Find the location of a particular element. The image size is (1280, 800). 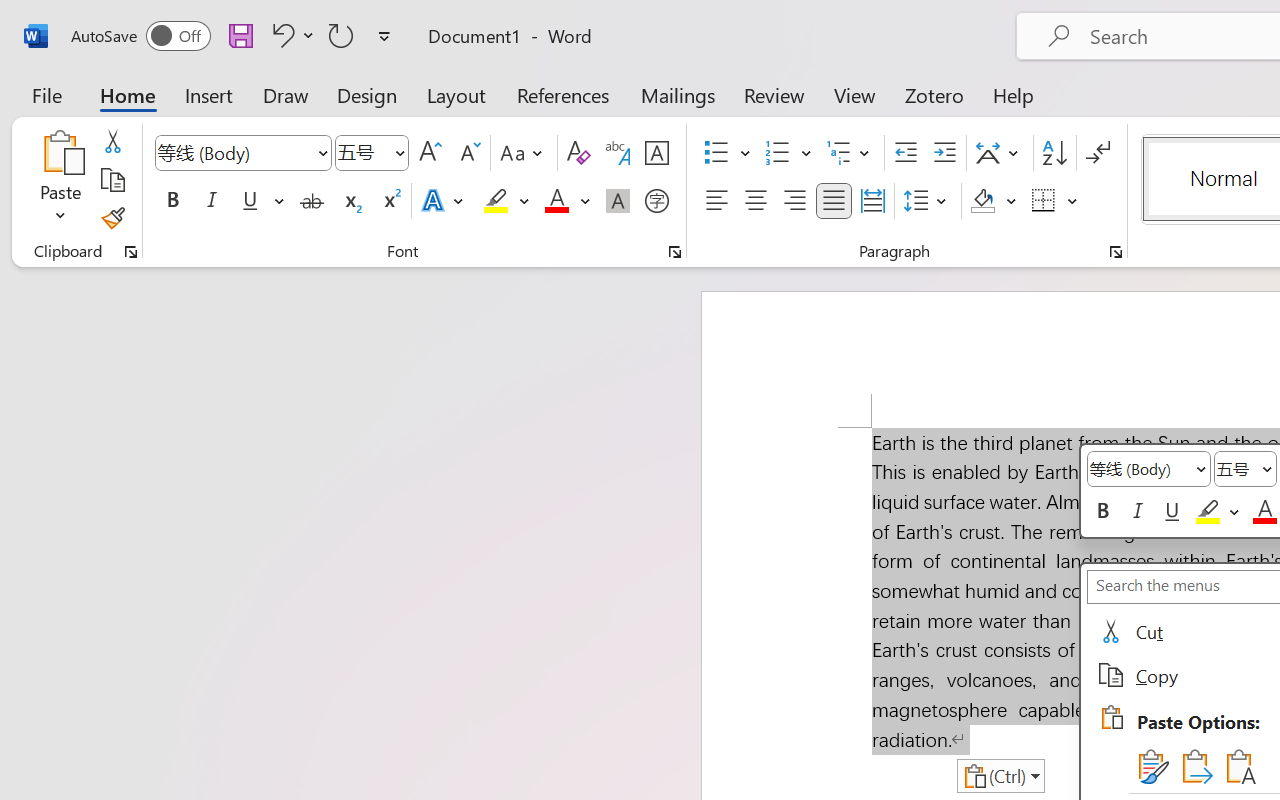

'Decrease Indent' is located at coordinates (905, 153).